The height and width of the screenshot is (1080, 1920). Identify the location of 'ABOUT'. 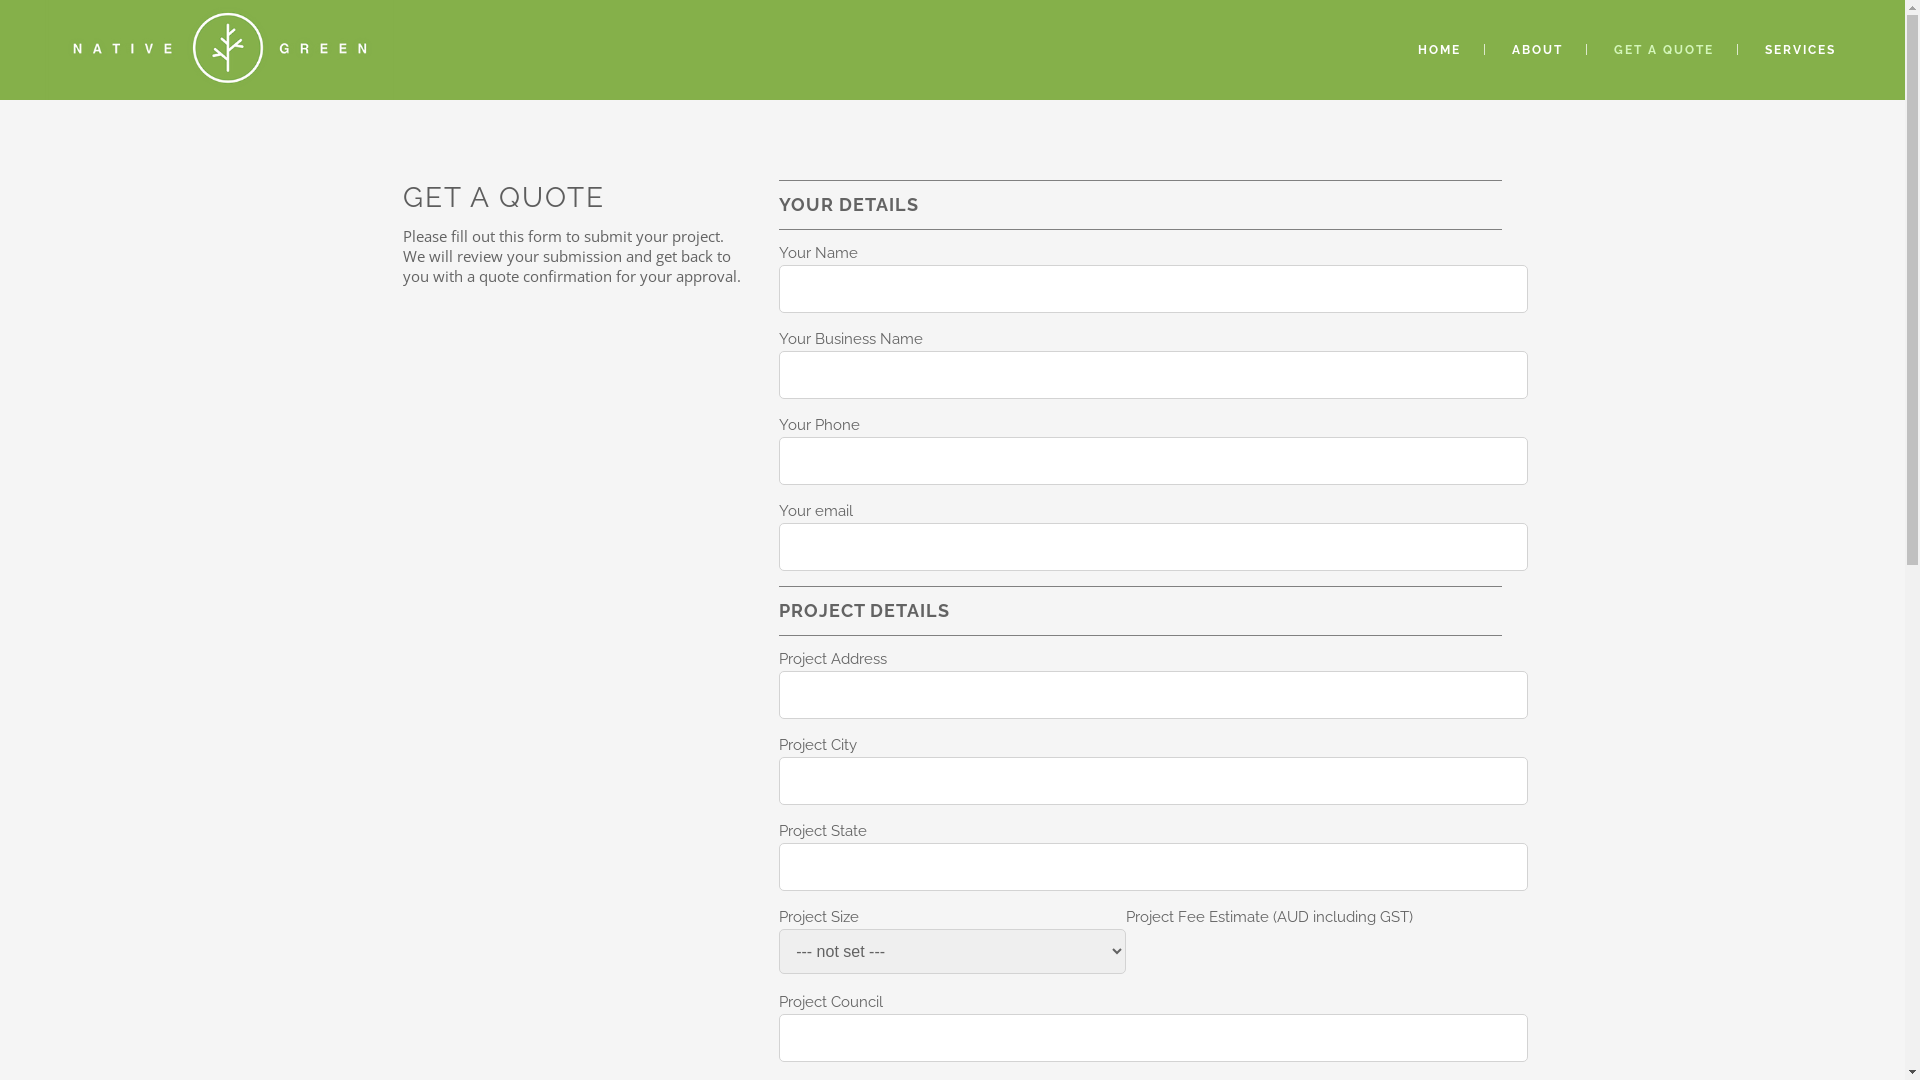
(1536, 49).